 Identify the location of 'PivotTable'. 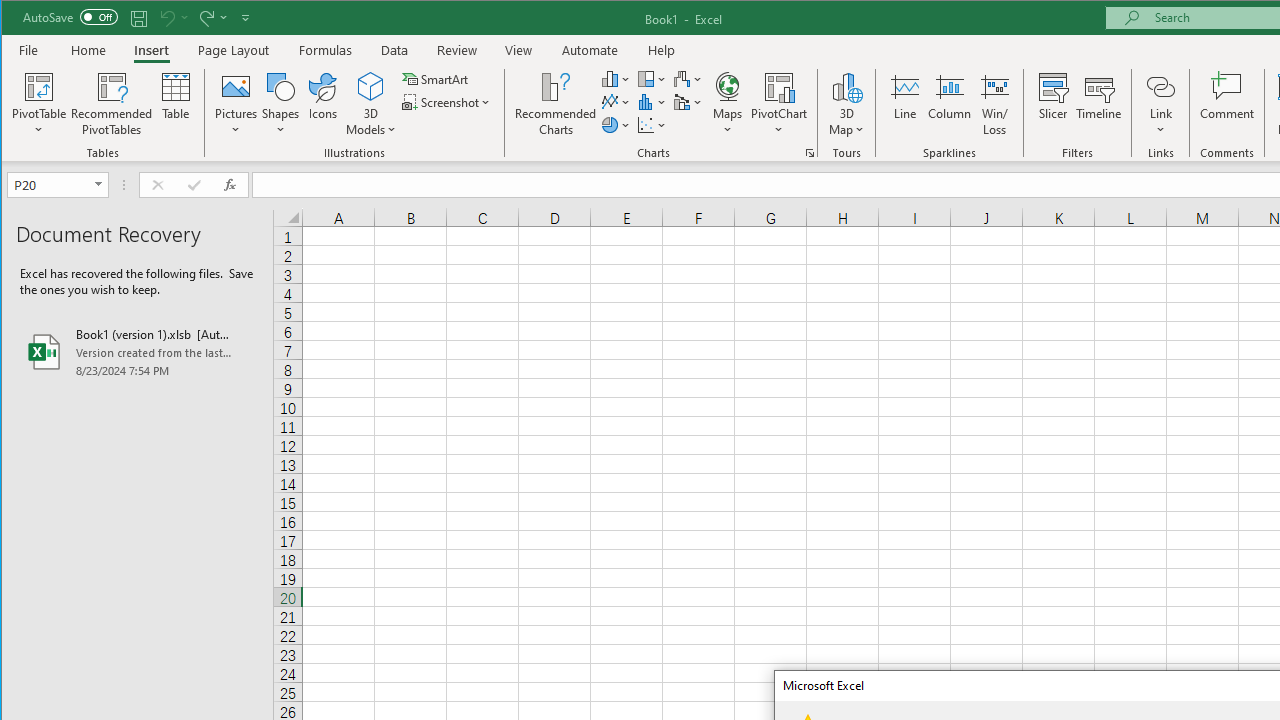
(39, 85).